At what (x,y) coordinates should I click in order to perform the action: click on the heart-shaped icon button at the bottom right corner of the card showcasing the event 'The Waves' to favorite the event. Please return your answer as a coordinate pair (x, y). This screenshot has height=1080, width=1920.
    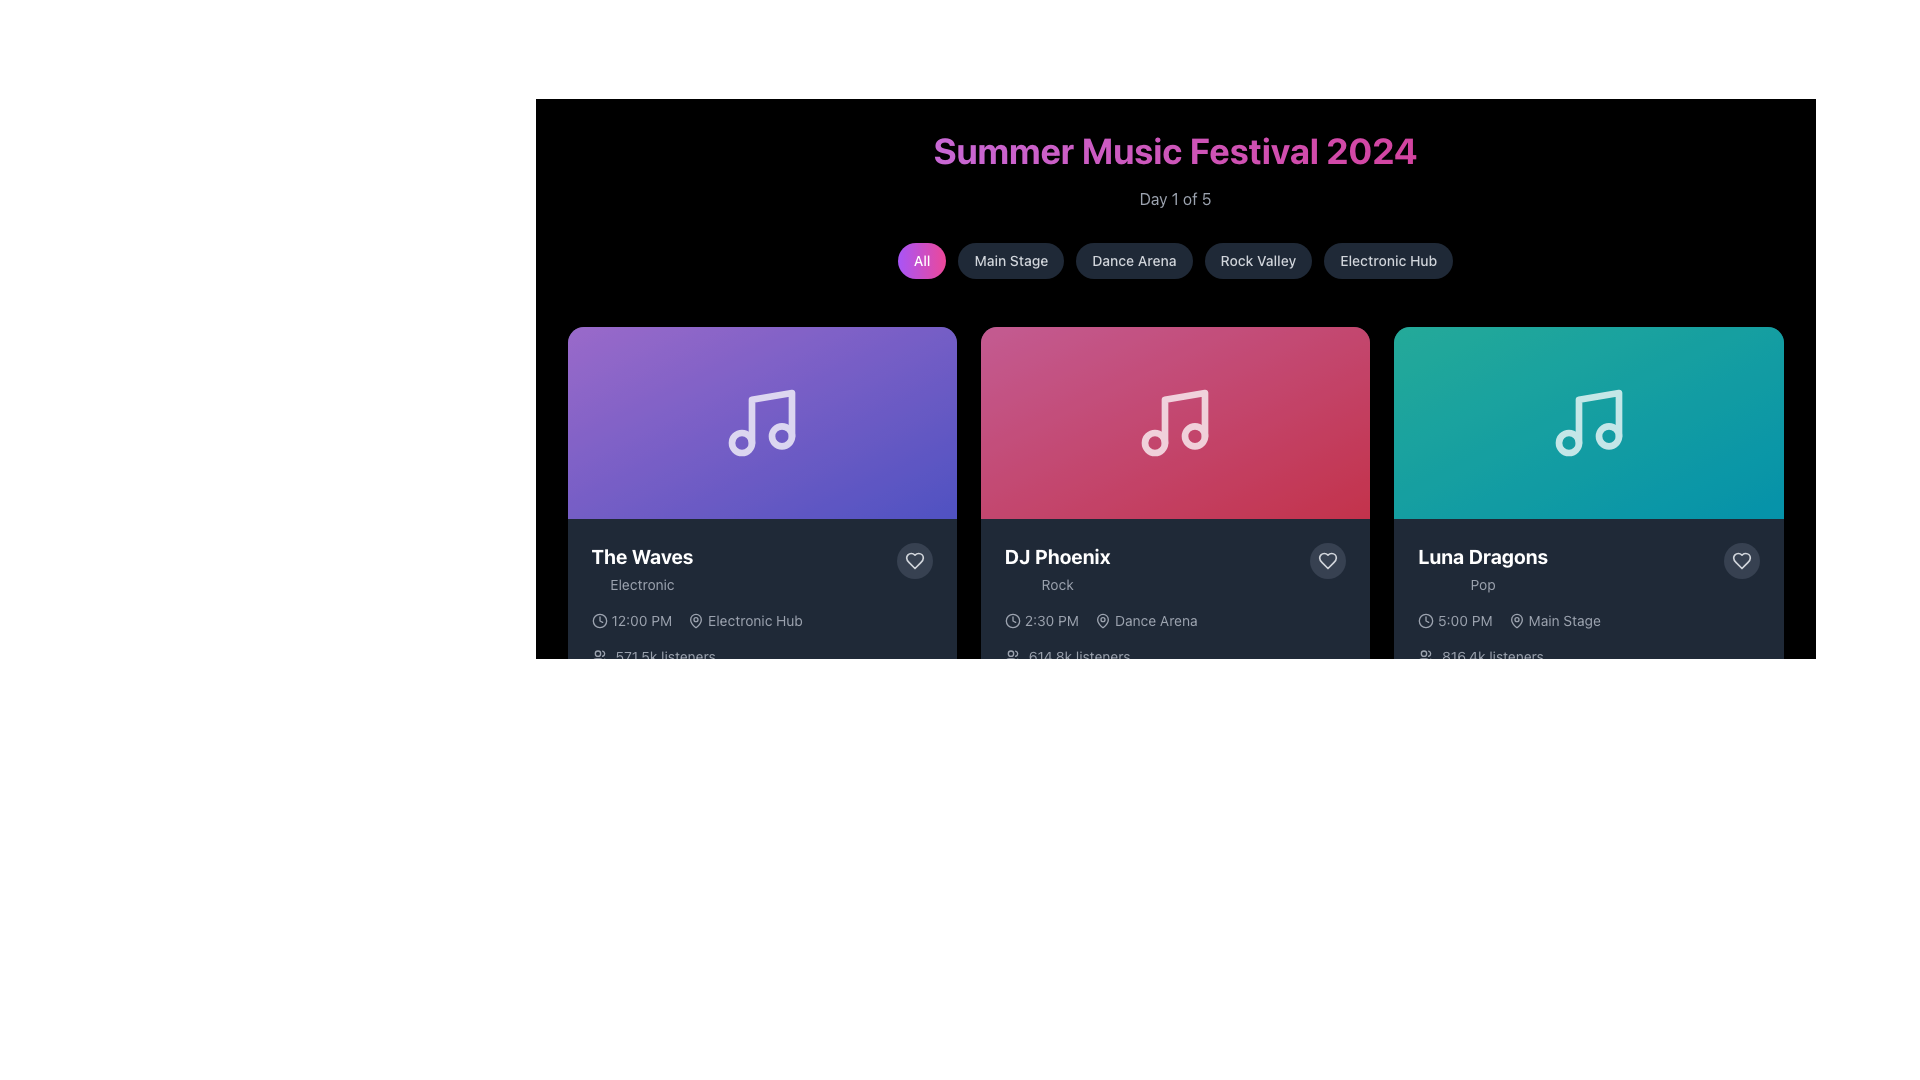
    Looking at the image, I should click on (913, 560).